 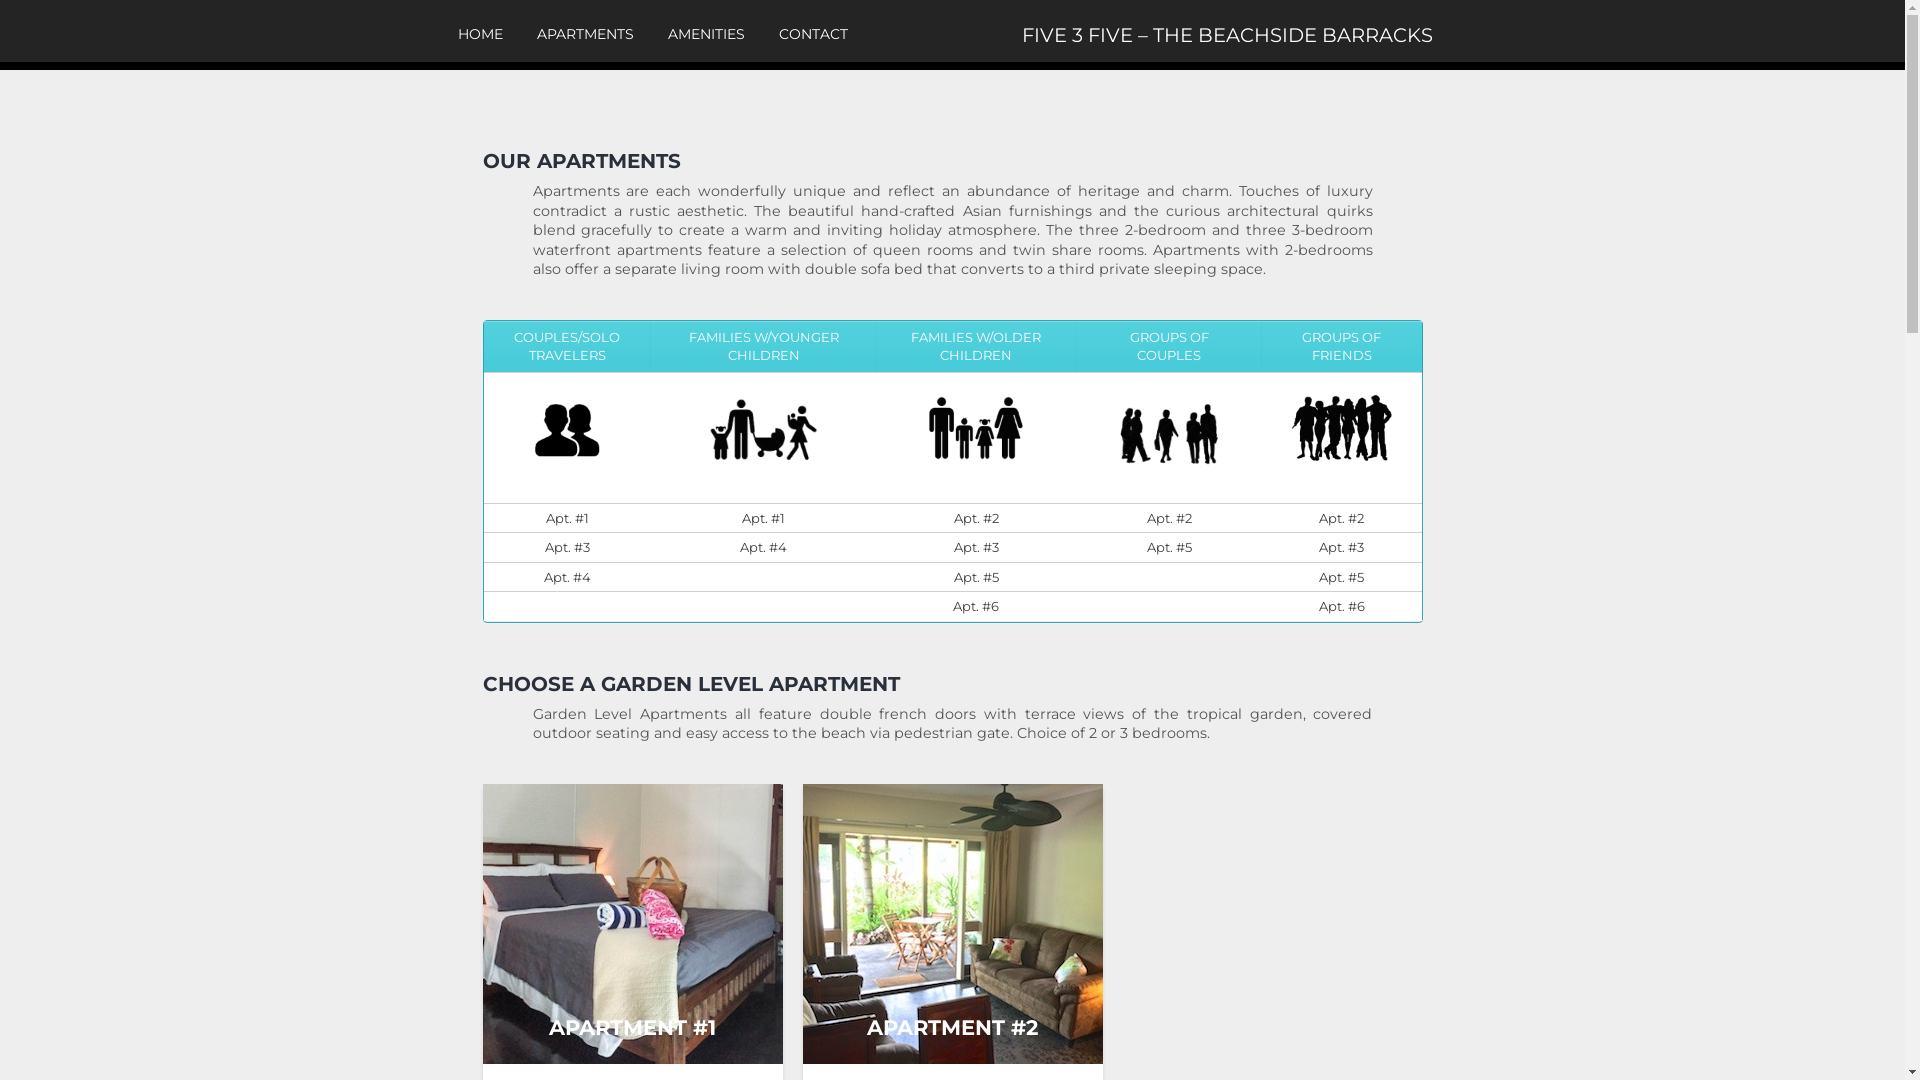 I want to click on 'HOME', so click(x=480, y=34).